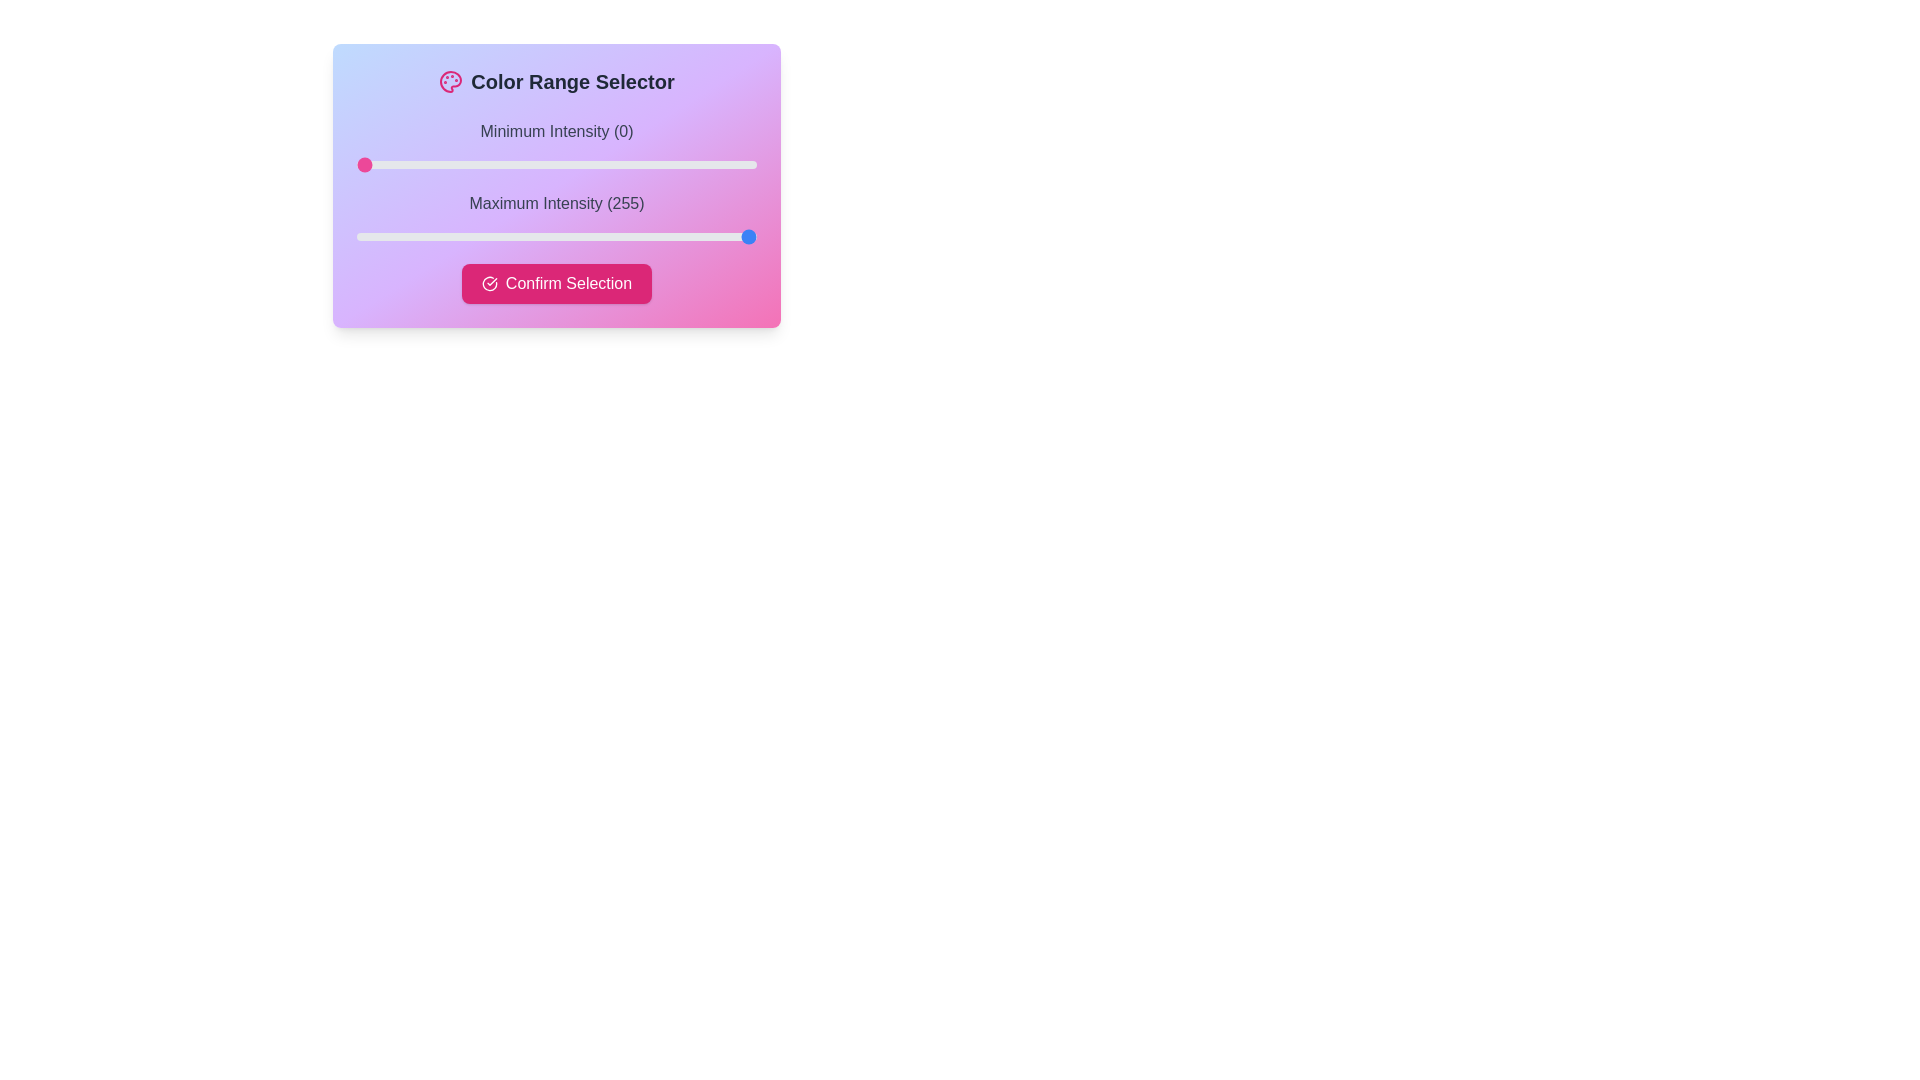 The width and height of the screenshot is (1920, 1080). What do you see at coordinates (526, 164) in the screenshot?
I see `the minimum intensity slider to 108 value` at bounding box center [526, 164].